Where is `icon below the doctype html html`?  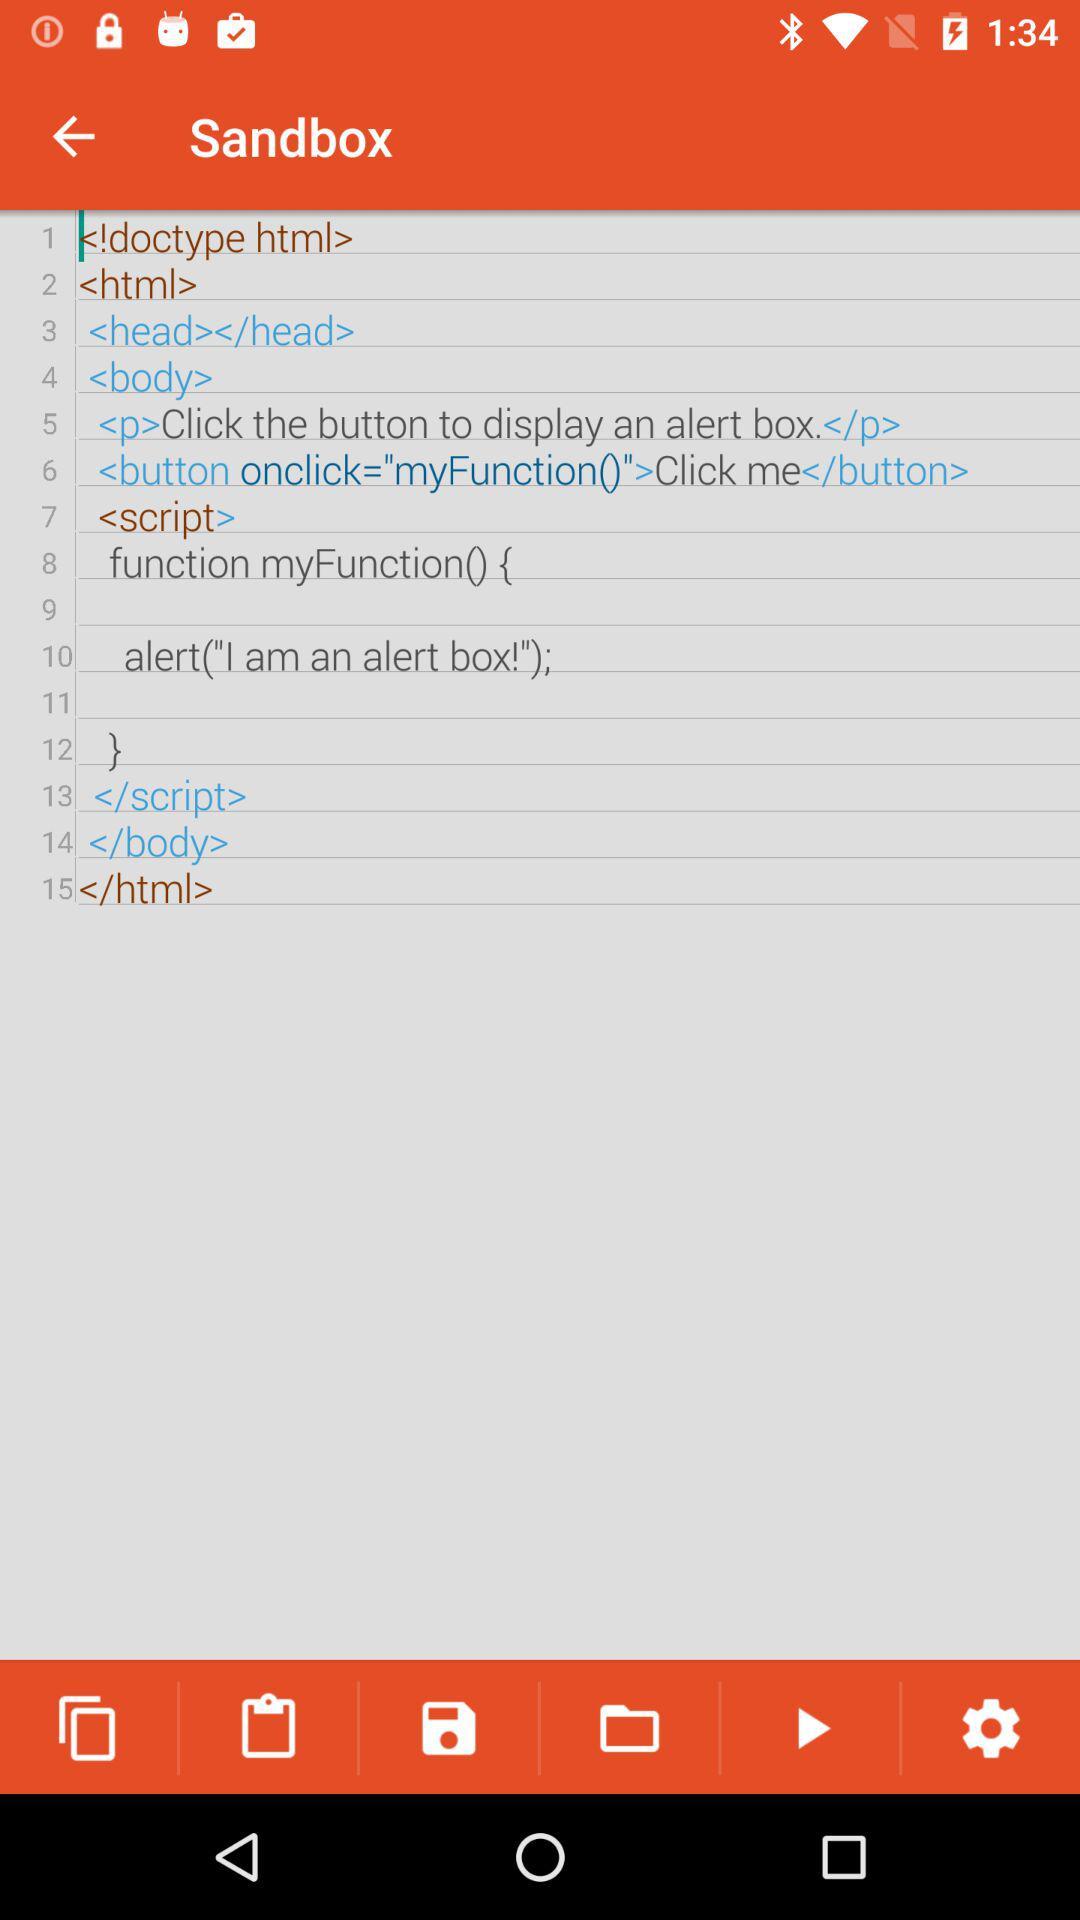 icon below the doctype html html is located at coordinates (447, 1727).